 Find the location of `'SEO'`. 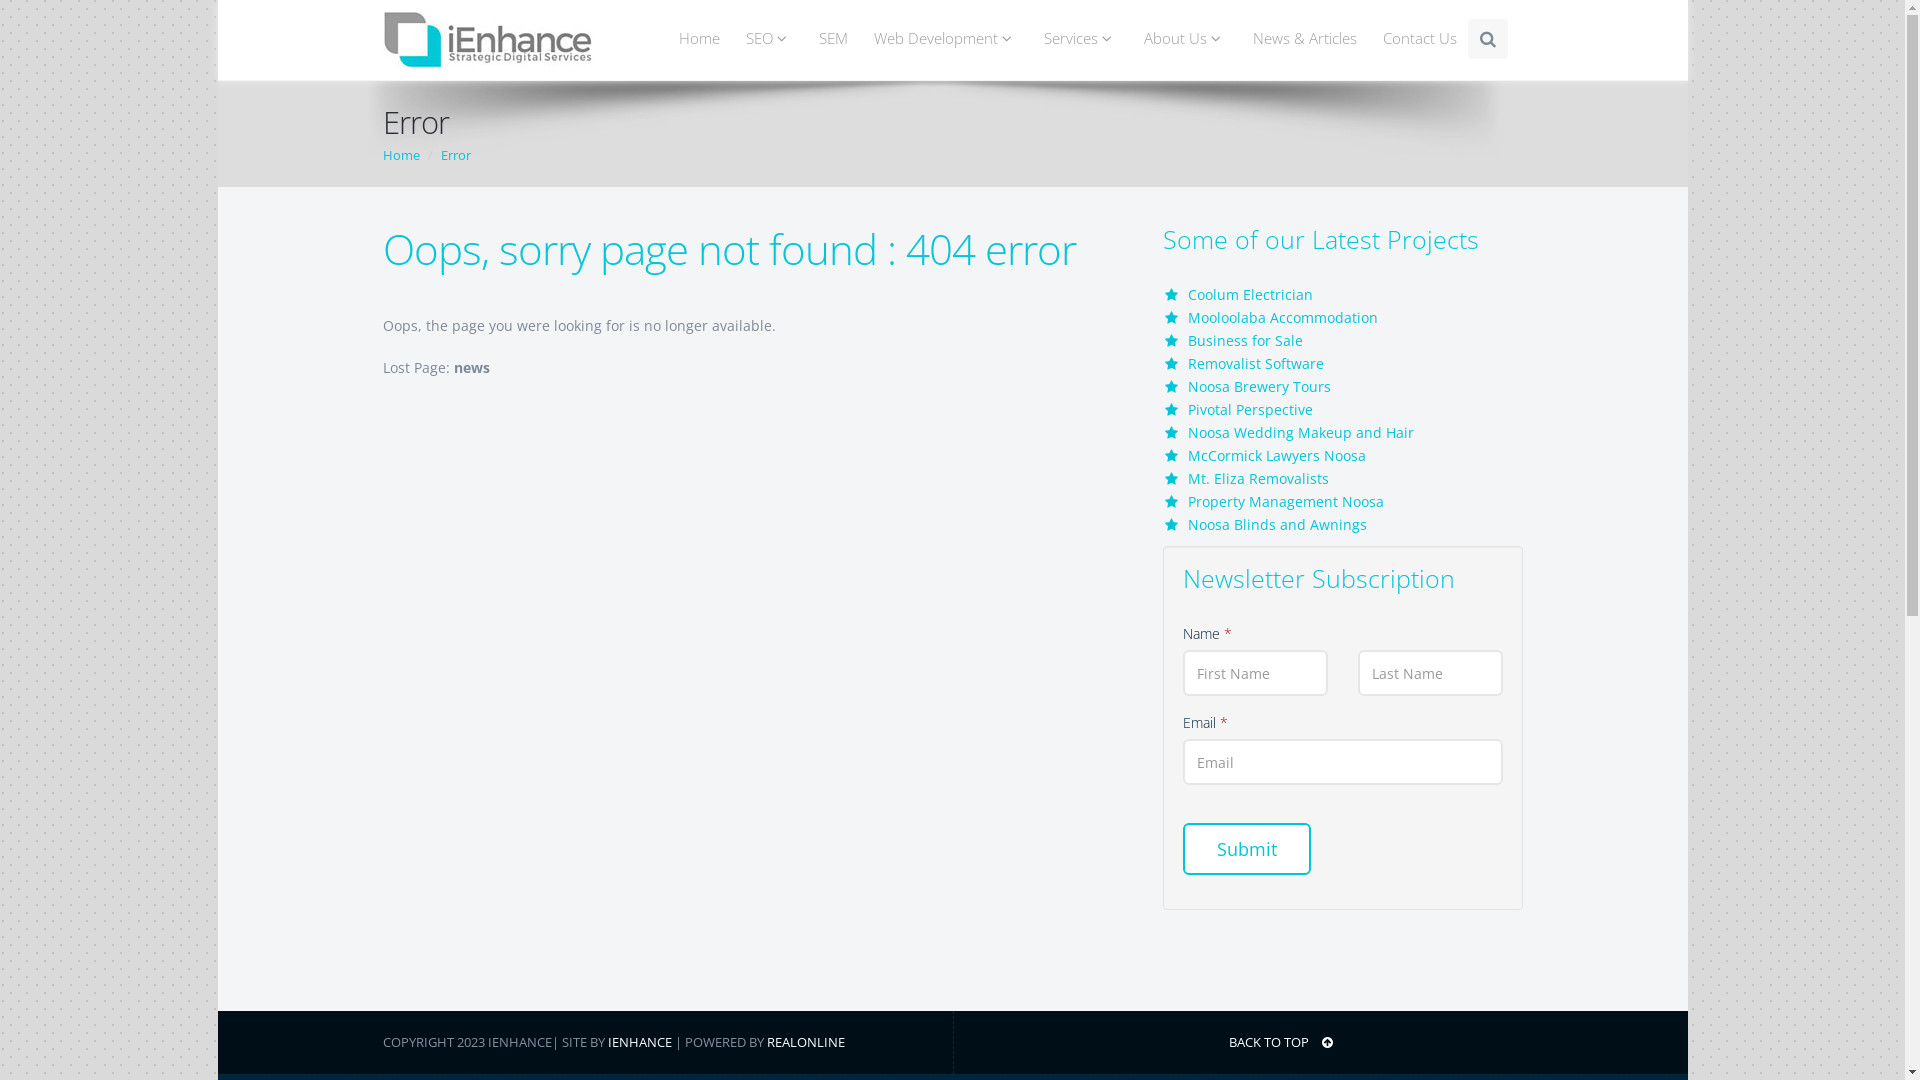

'SEO' is located at coordinates (767, 38).